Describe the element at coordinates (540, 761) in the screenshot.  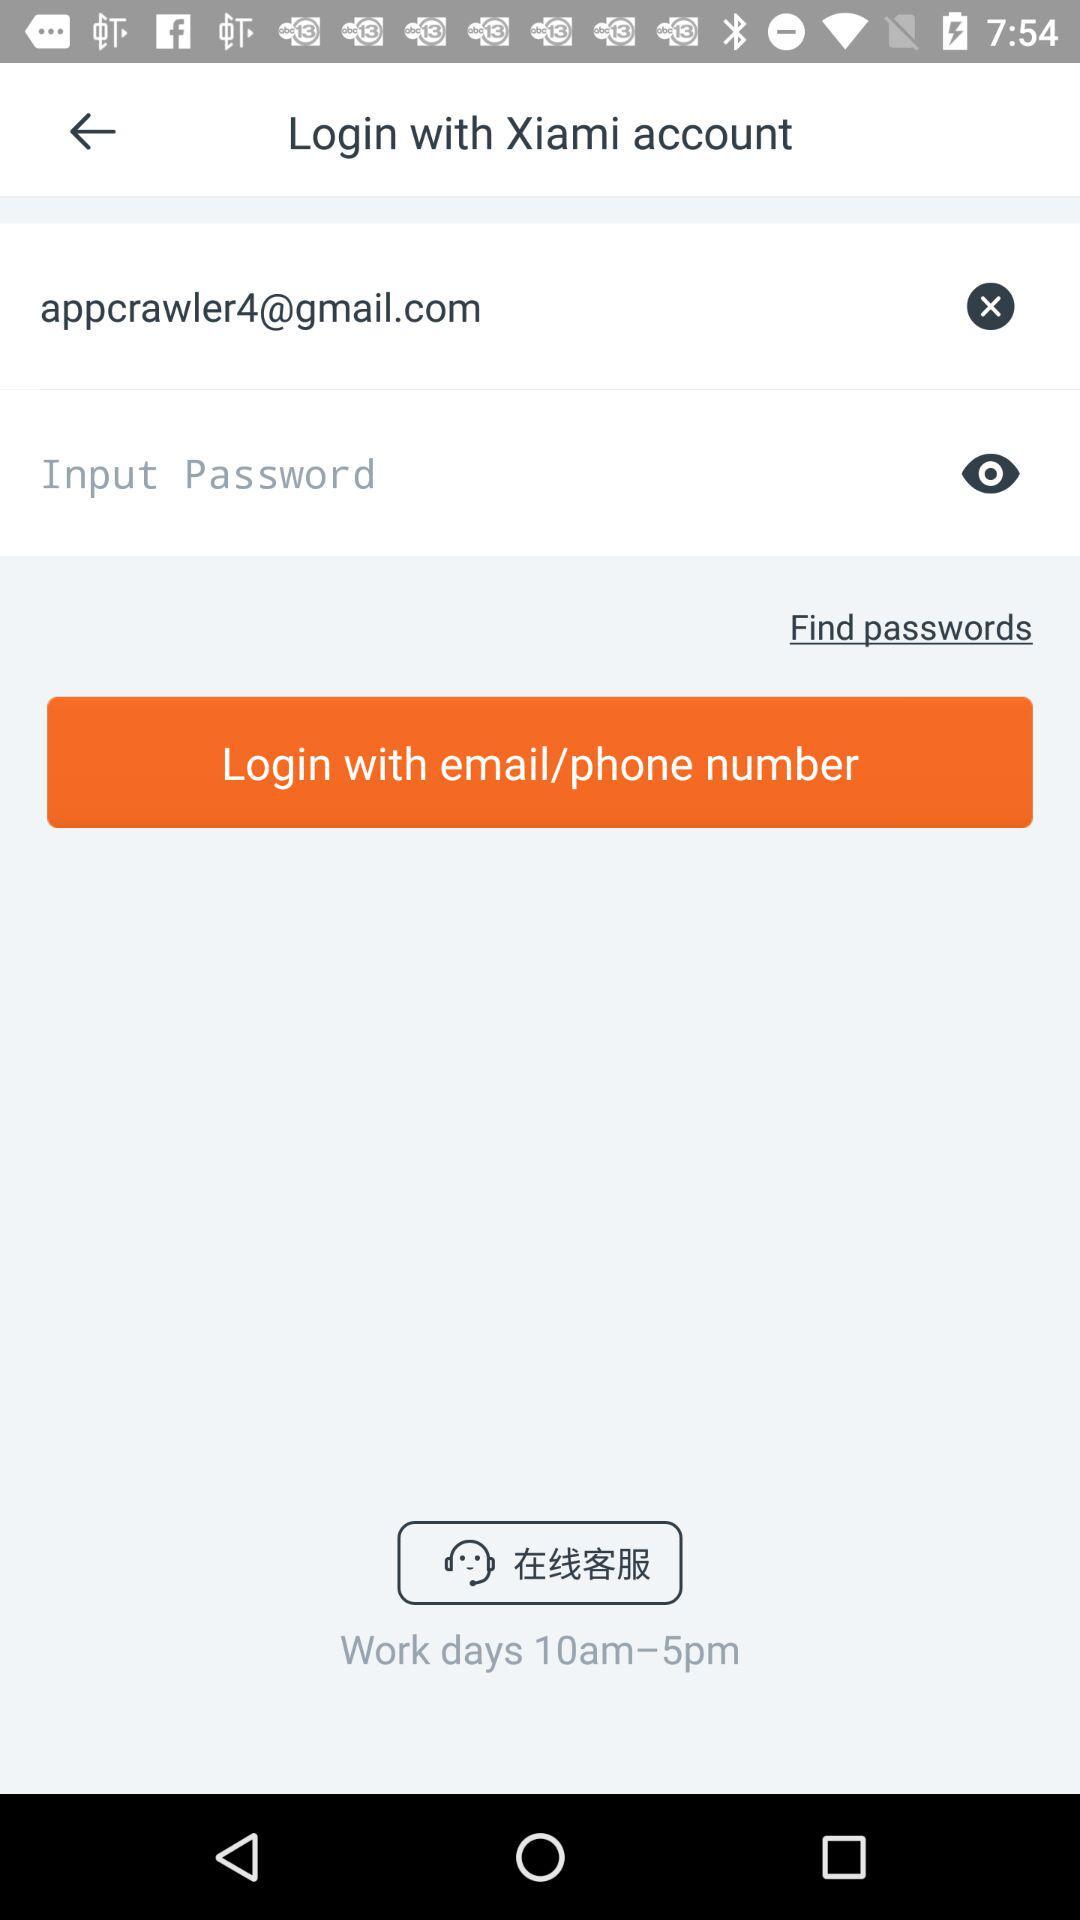
I see `orange button` at that location.